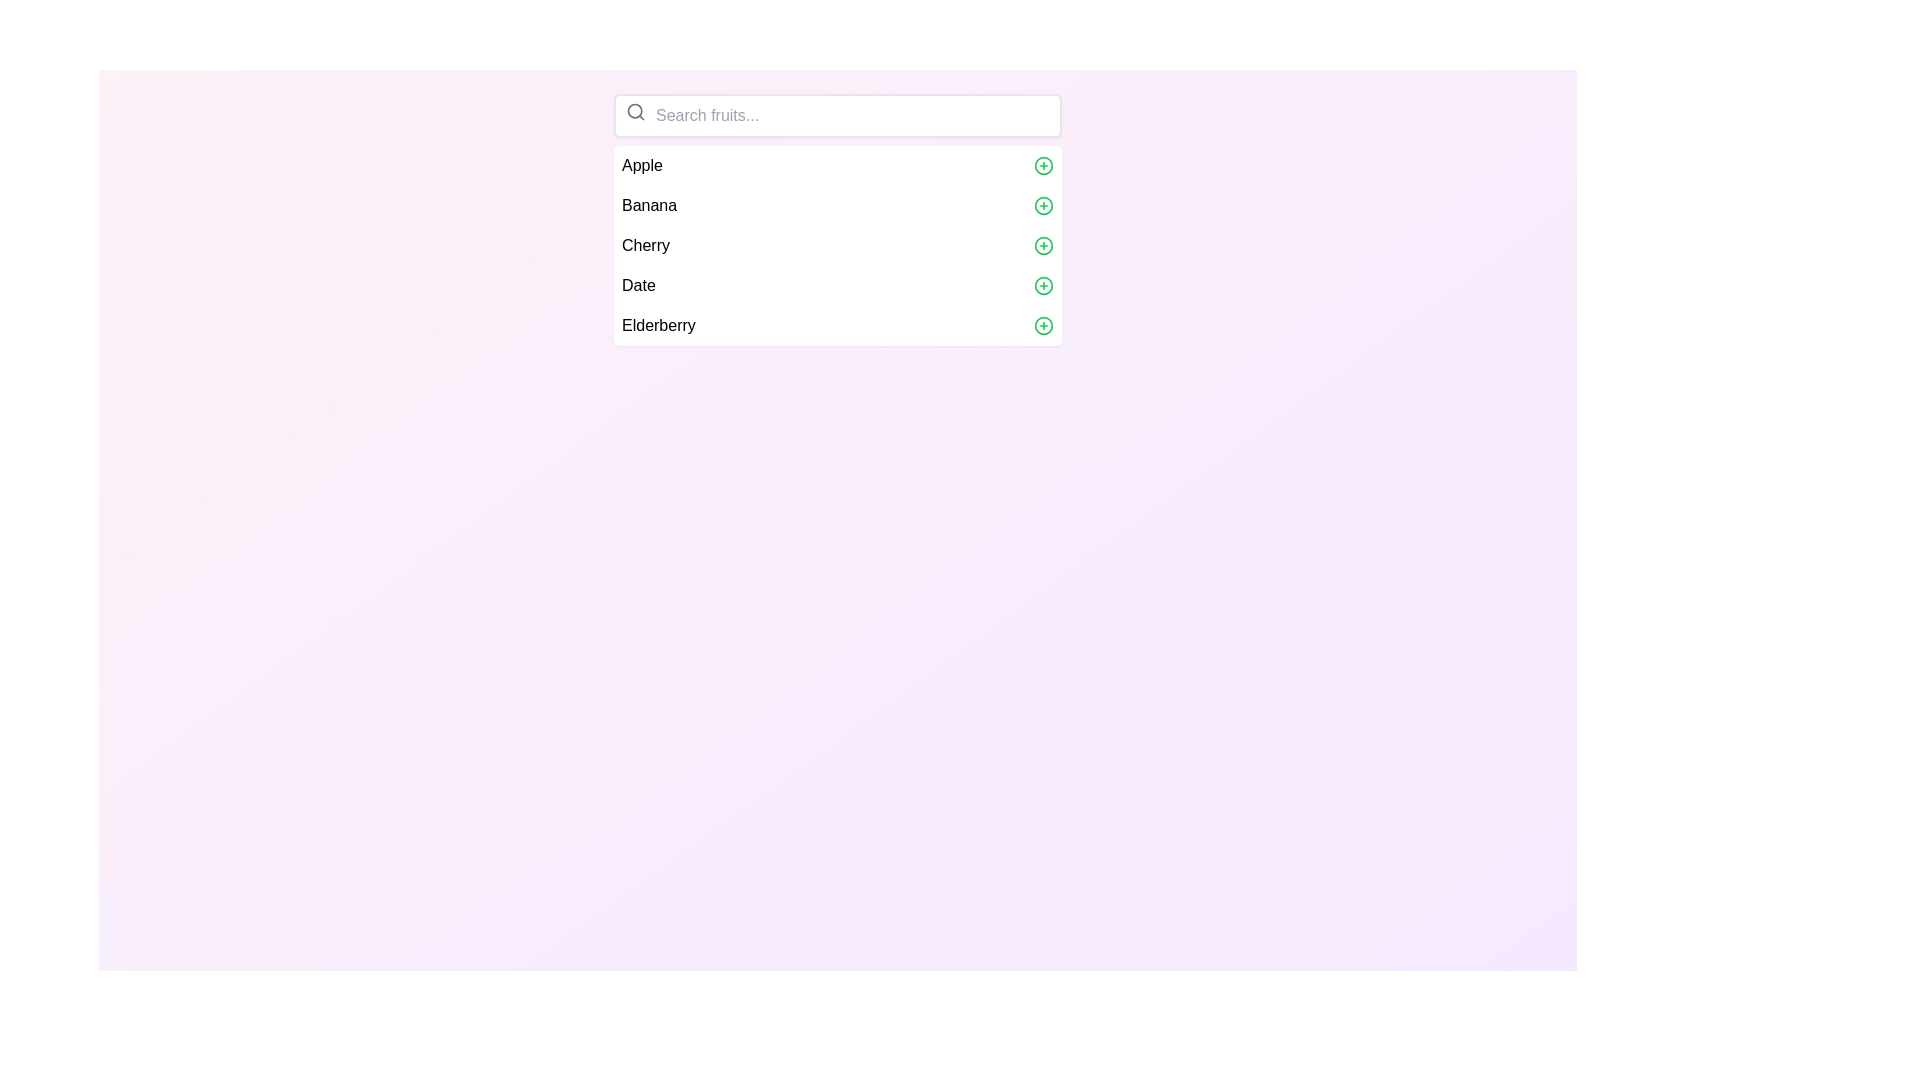 The height and width of the screenshot is (1080, 1920). What do you see at coordinates (838, 325) in the screenshot?
I see `the fifth item in the dropdown list, which represents a selectable option for fruit names` at bounding box center [838, 325].